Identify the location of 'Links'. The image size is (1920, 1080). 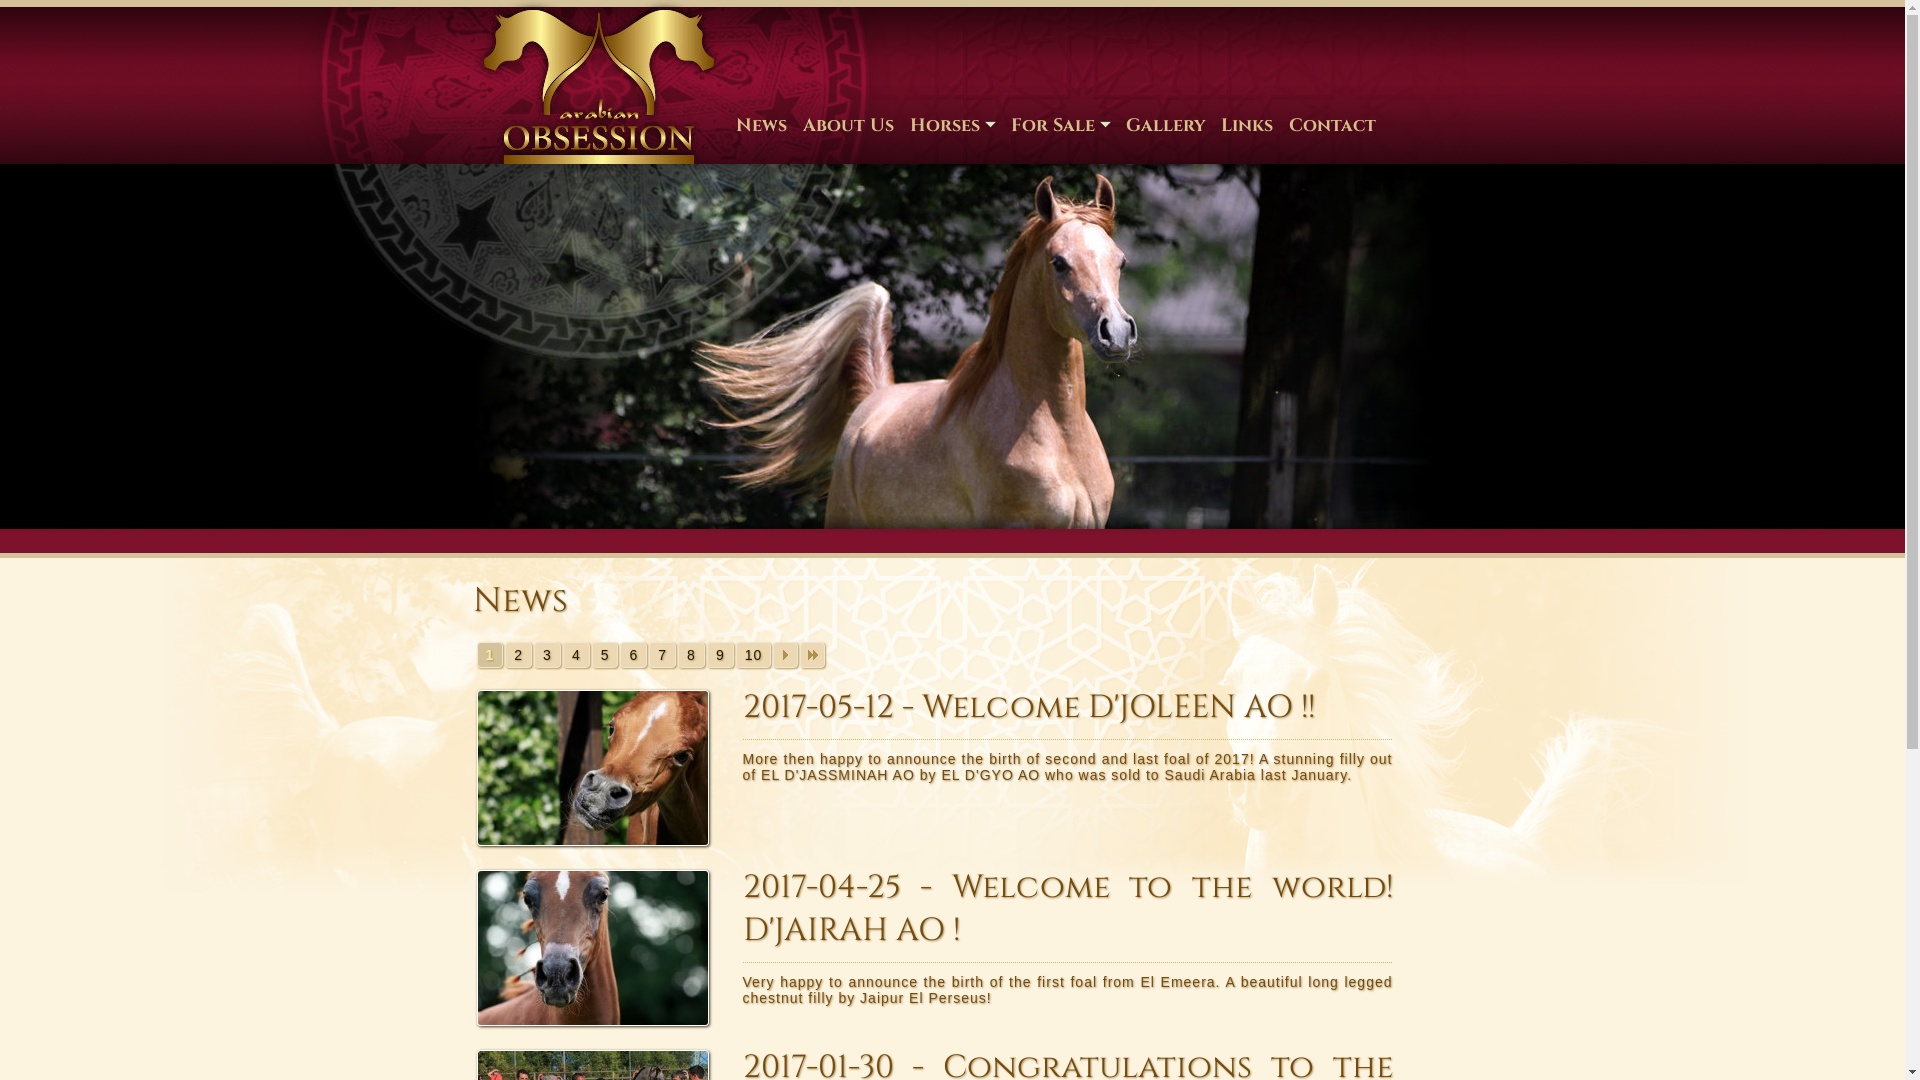
(1245, 124).